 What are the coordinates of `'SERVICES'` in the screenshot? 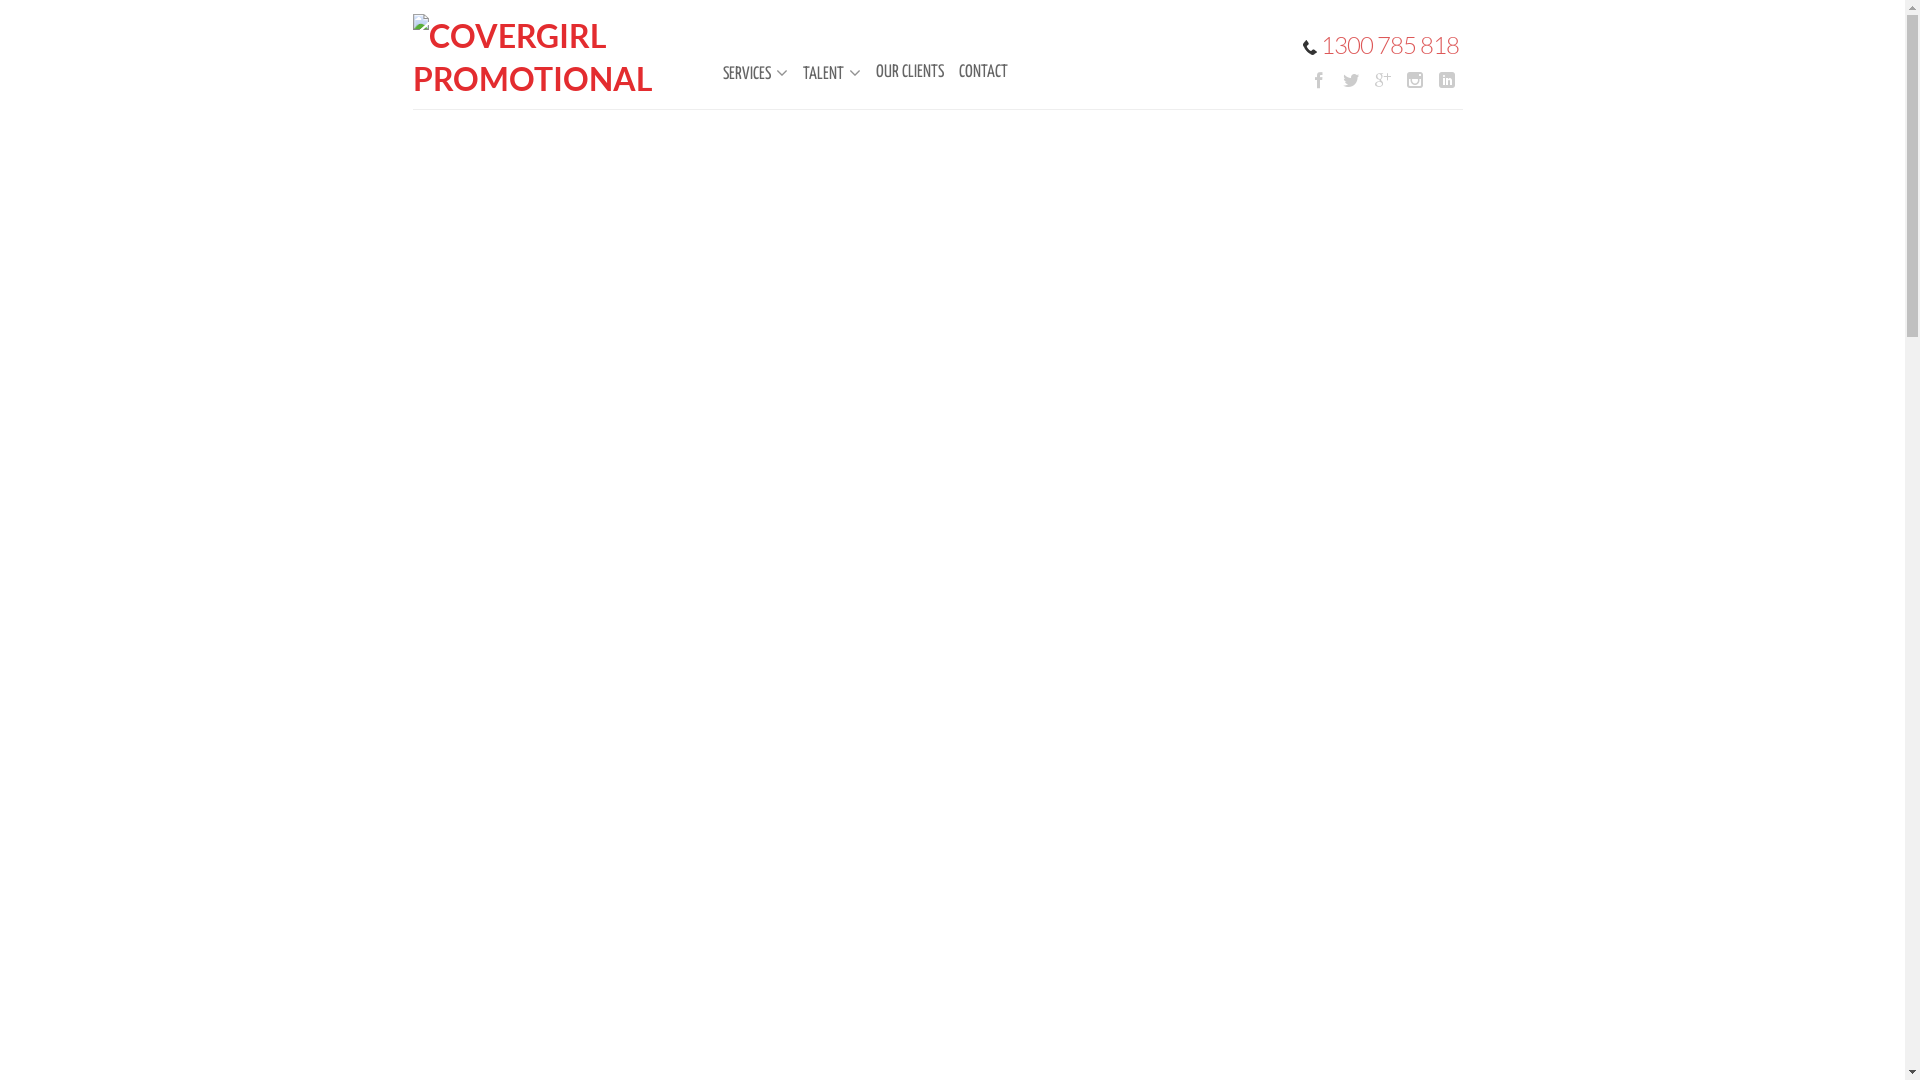 It's located at (743, 73).